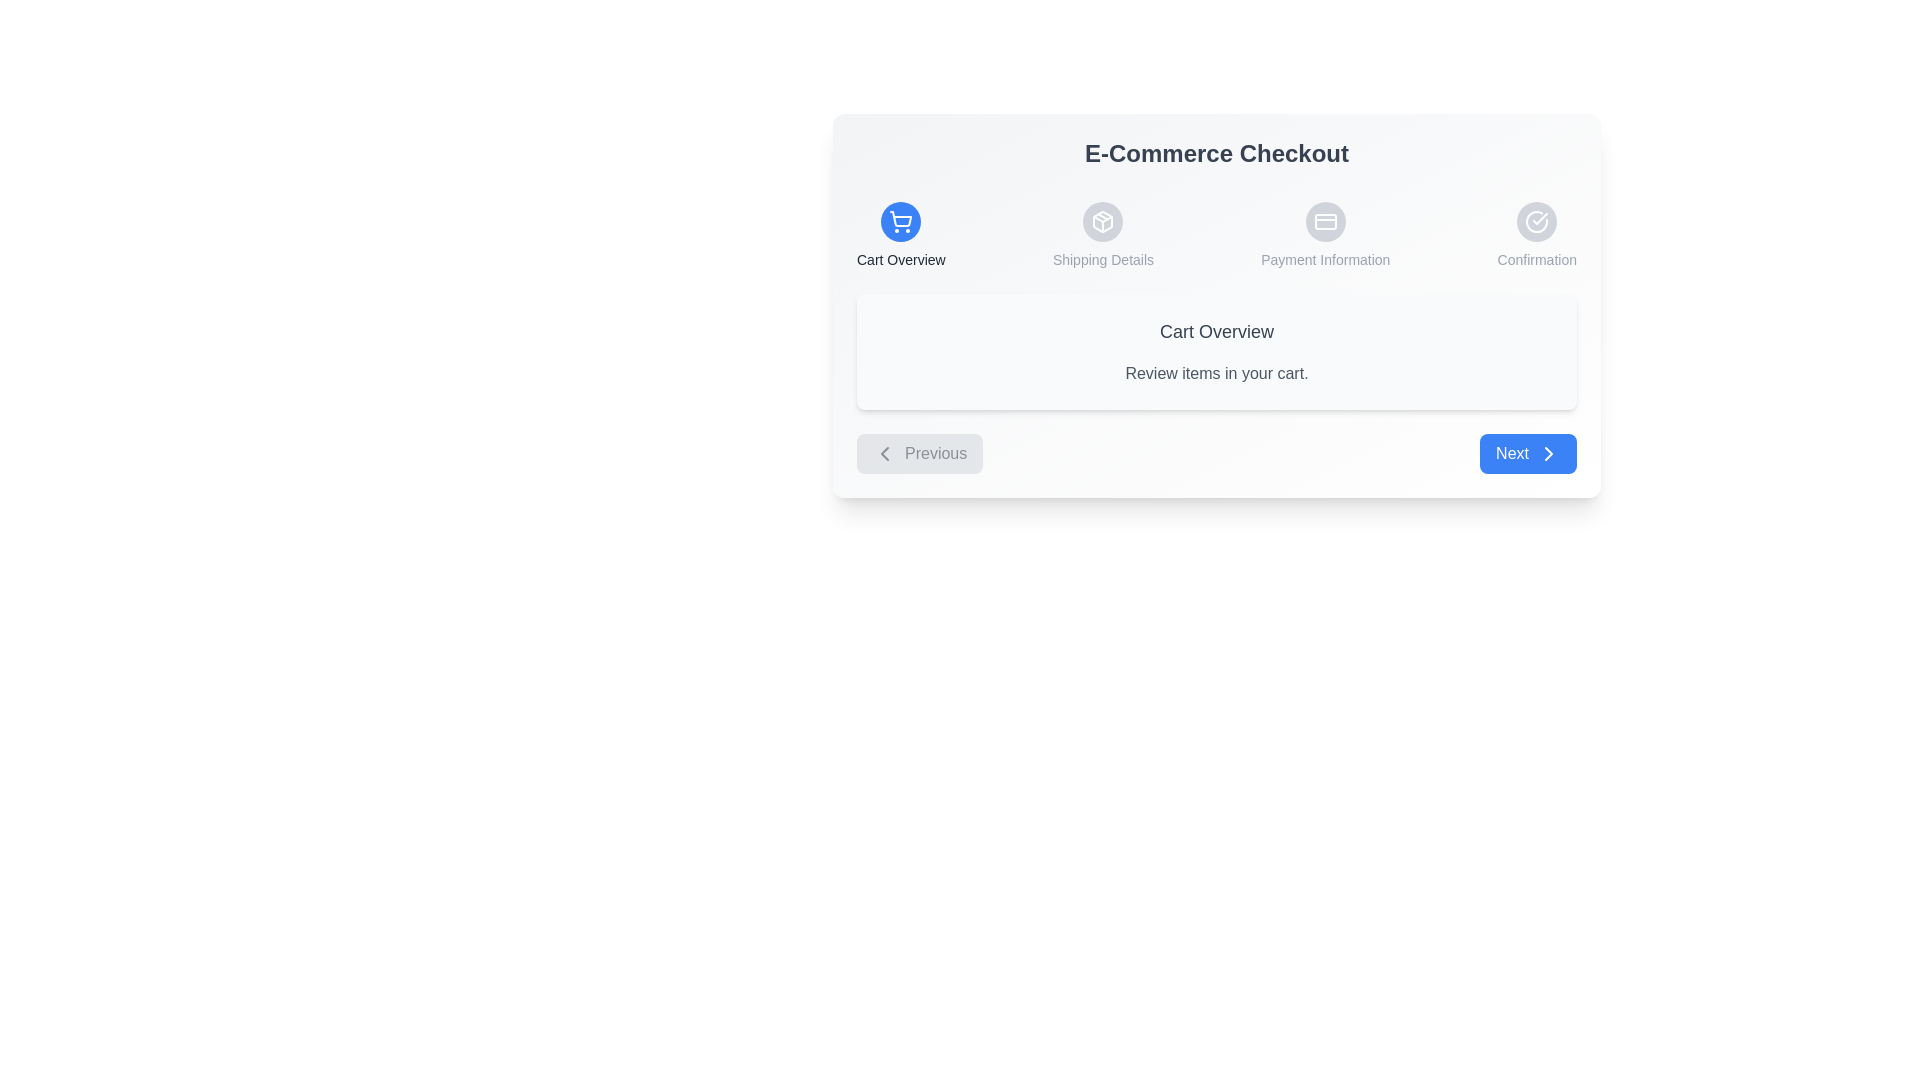 Image resolution: width=1920 pixels, height=1080 pixels. I want to click on the left-pointing chevron arrow icon within the 'Previous' button, so click(883, 454).